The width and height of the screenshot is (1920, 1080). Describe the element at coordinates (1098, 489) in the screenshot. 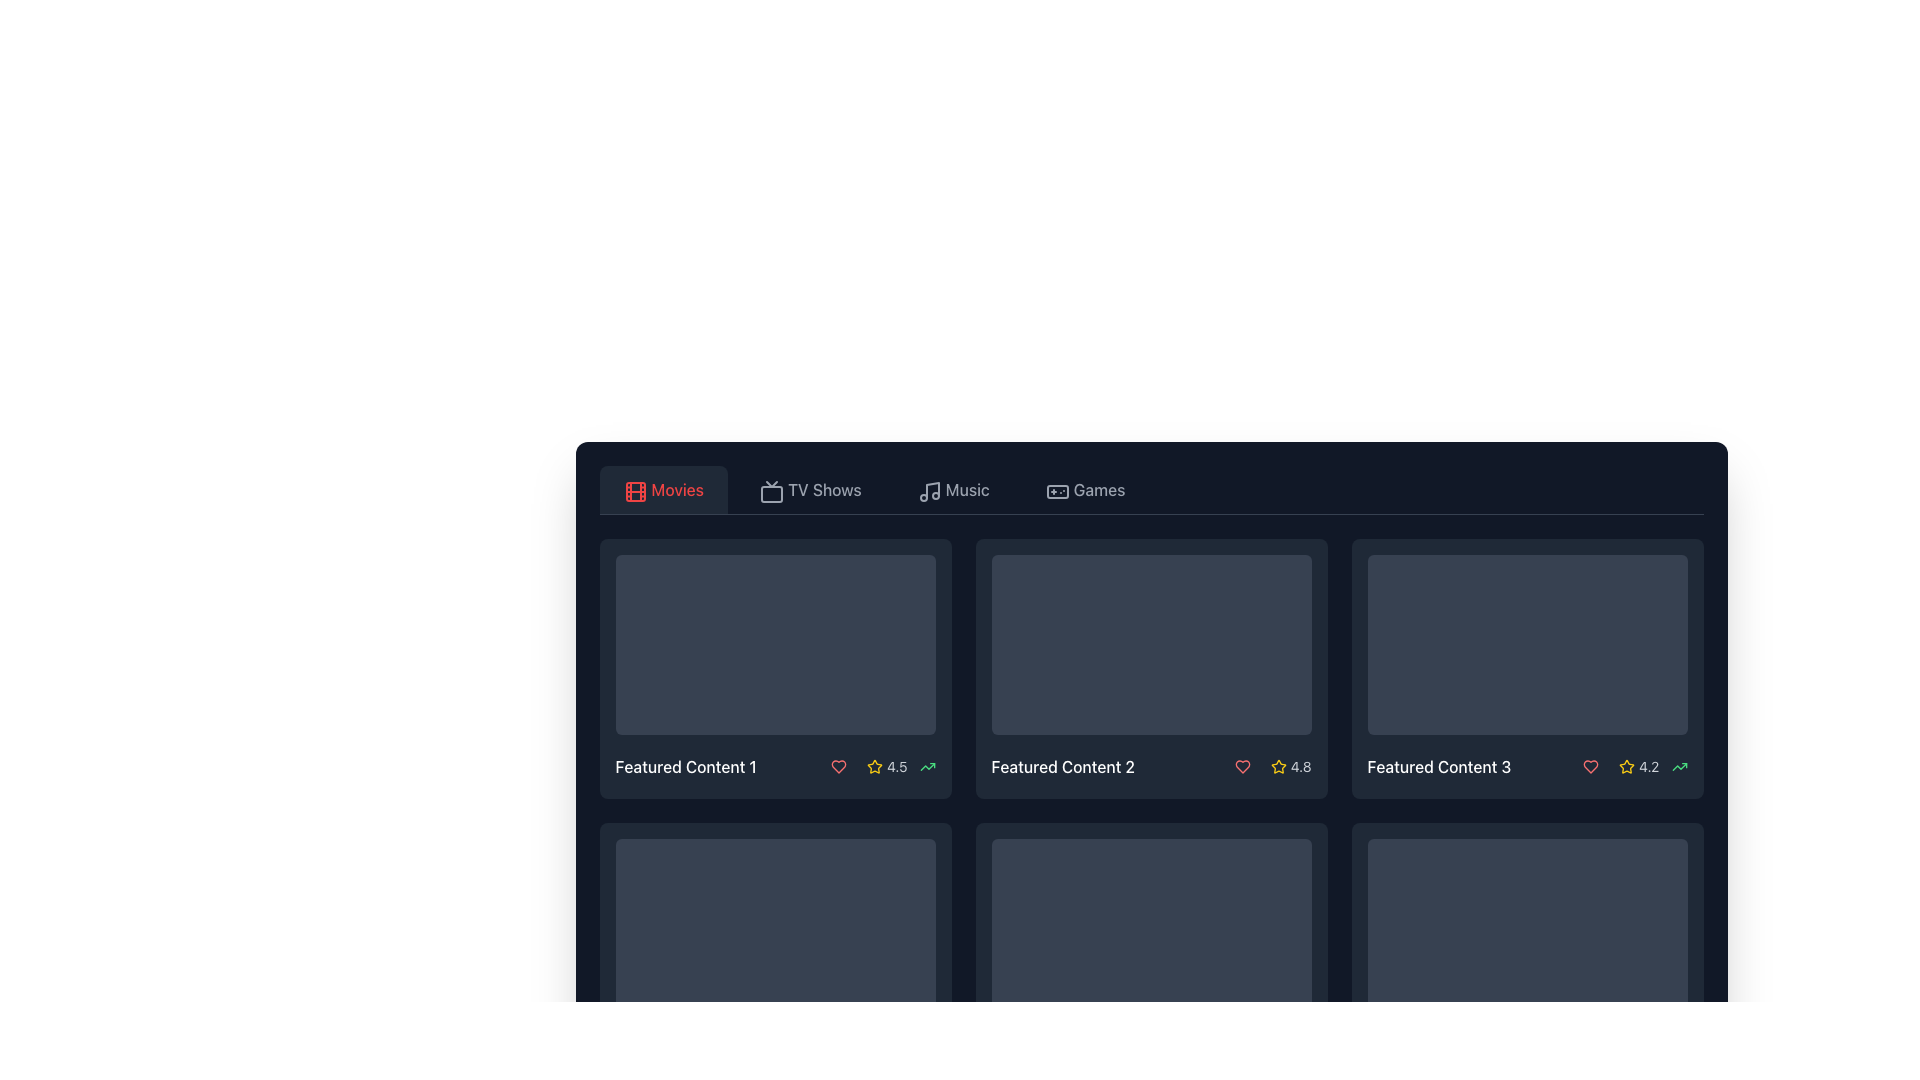

I see `the 'Games' text label in the navigation bar` at that location.